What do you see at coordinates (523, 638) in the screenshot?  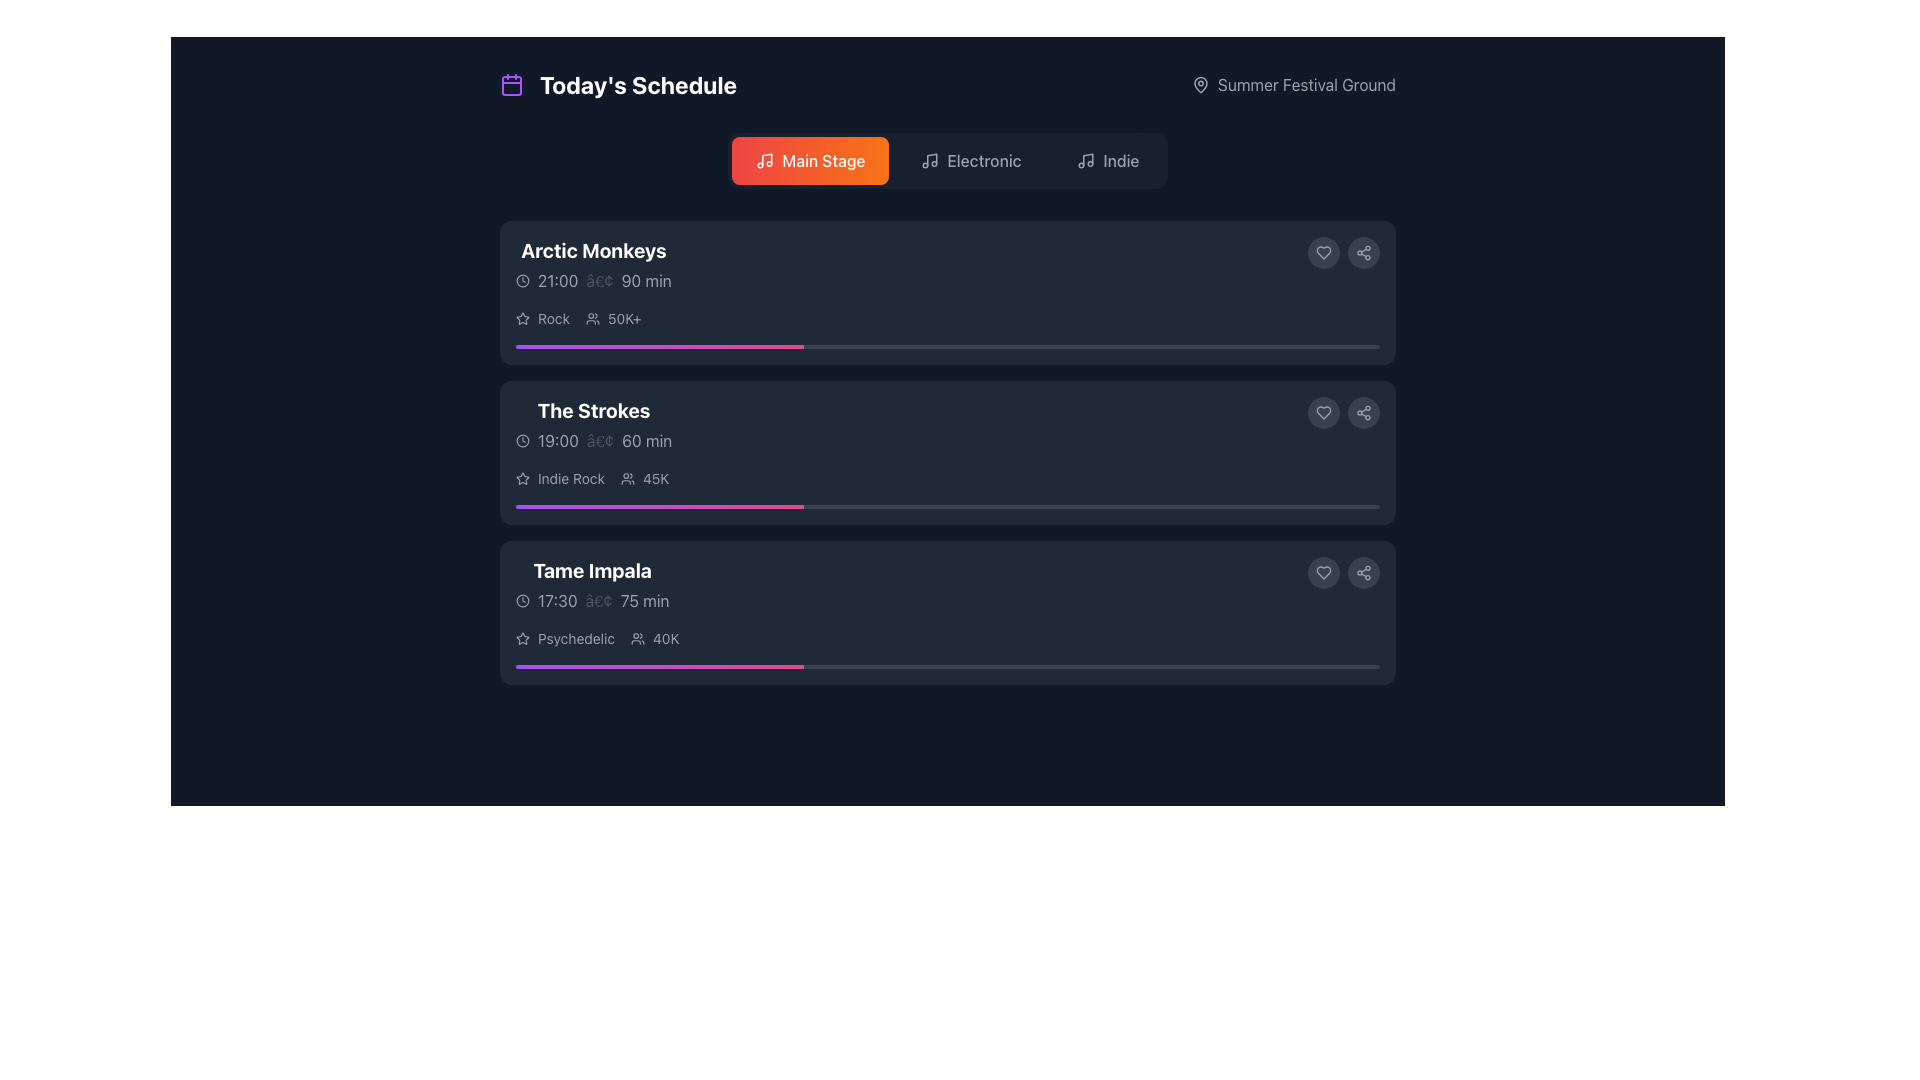 I see `the star-shaped icon located` at bounding box center [523, 638].